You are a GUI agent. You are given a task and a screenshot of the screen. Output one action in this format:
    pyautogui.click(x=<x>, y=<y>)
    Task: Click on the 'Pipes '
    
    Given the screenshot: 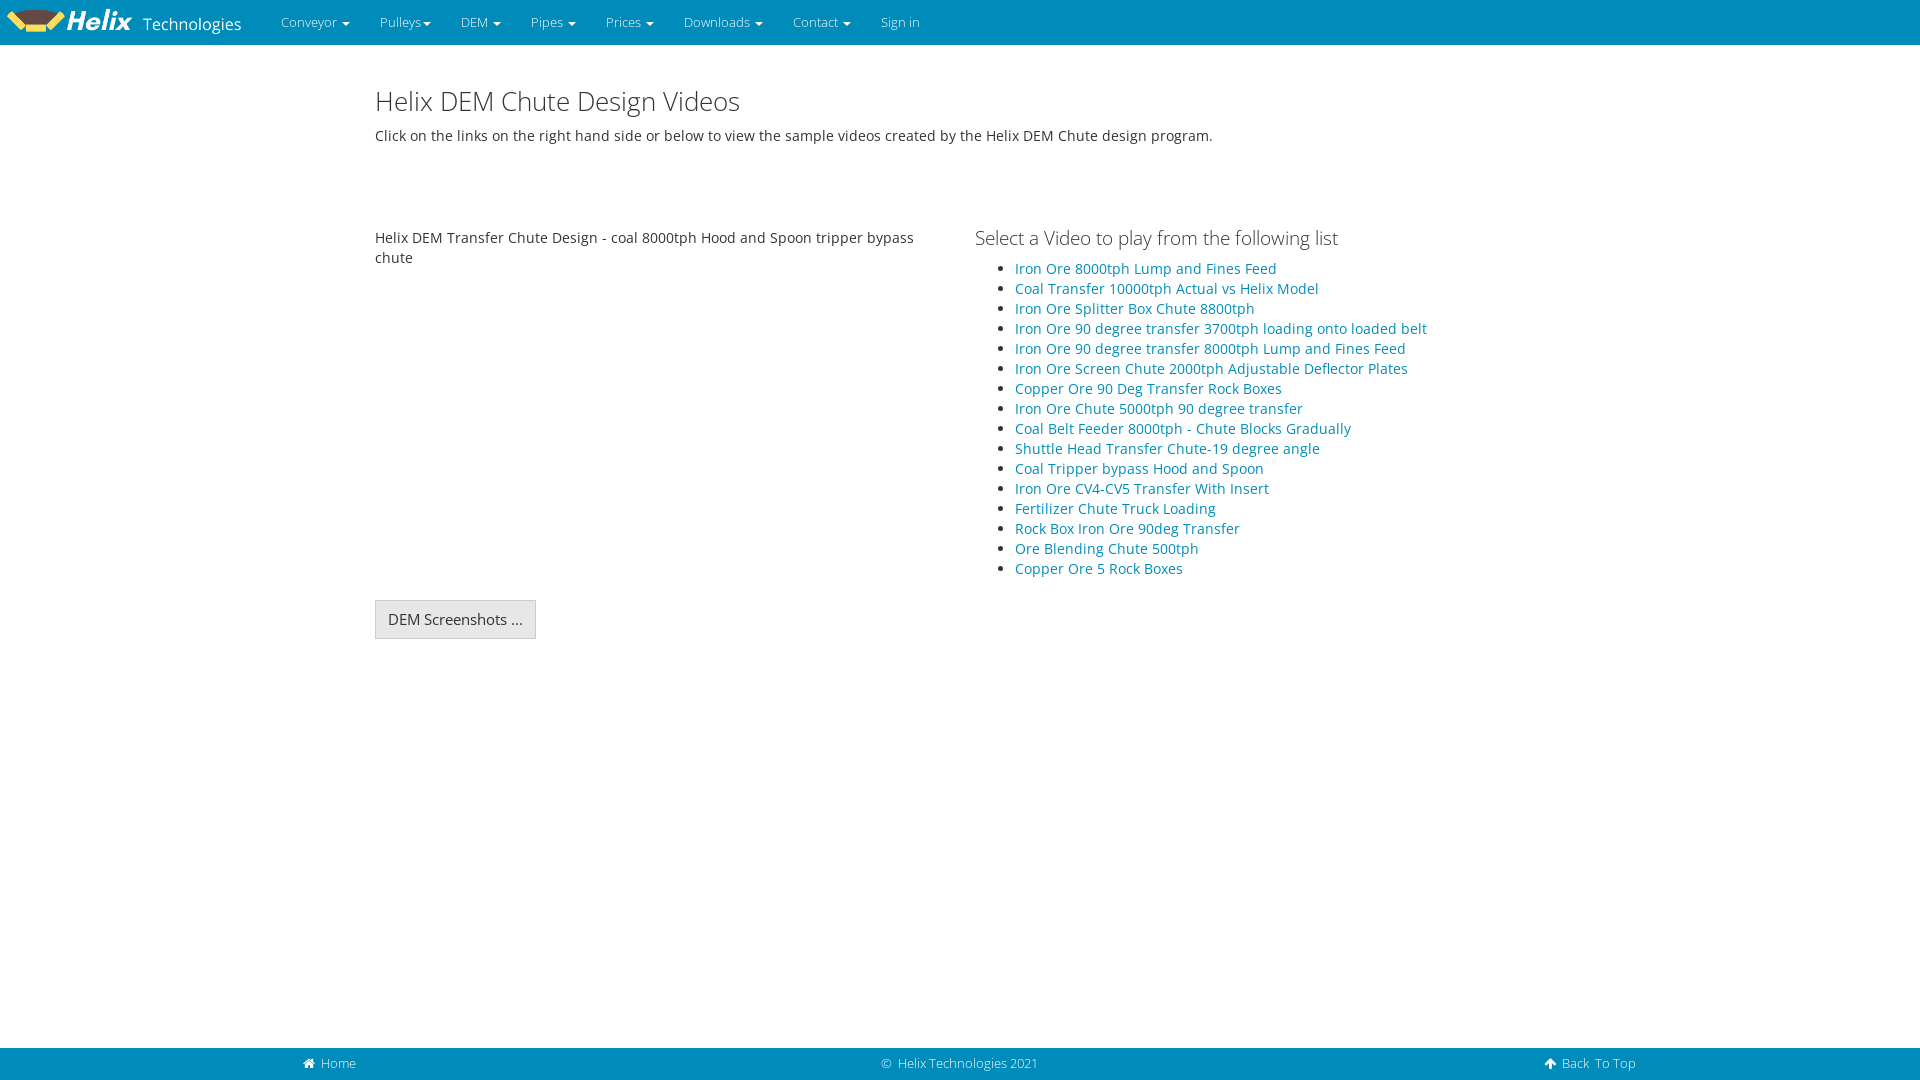 What is the action you would take?
    pyautogui.click(x=553, y=22)
    